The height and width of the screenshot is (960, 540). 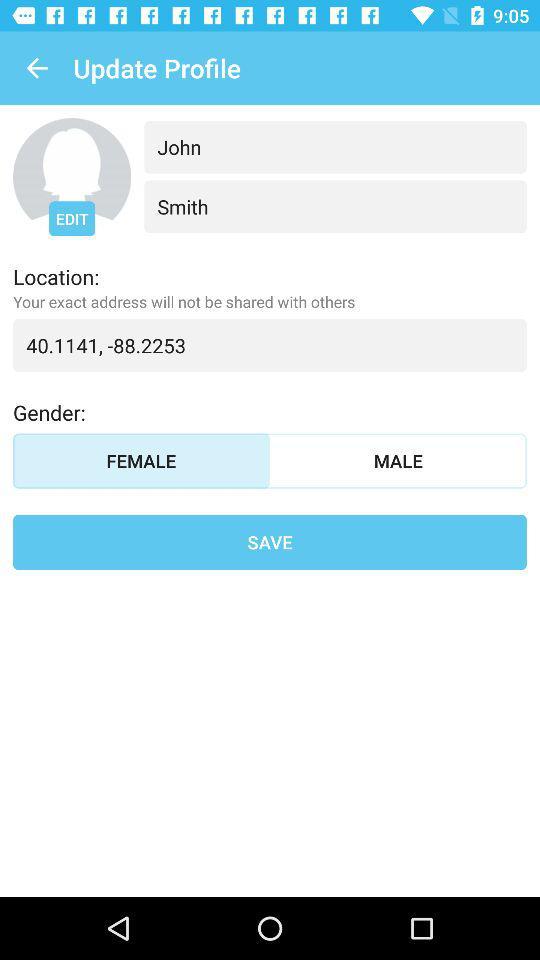 What do you see at coordinates (140, 461) in the screenshot?
I see `item next to male icon` at bounding box center [140, 461].